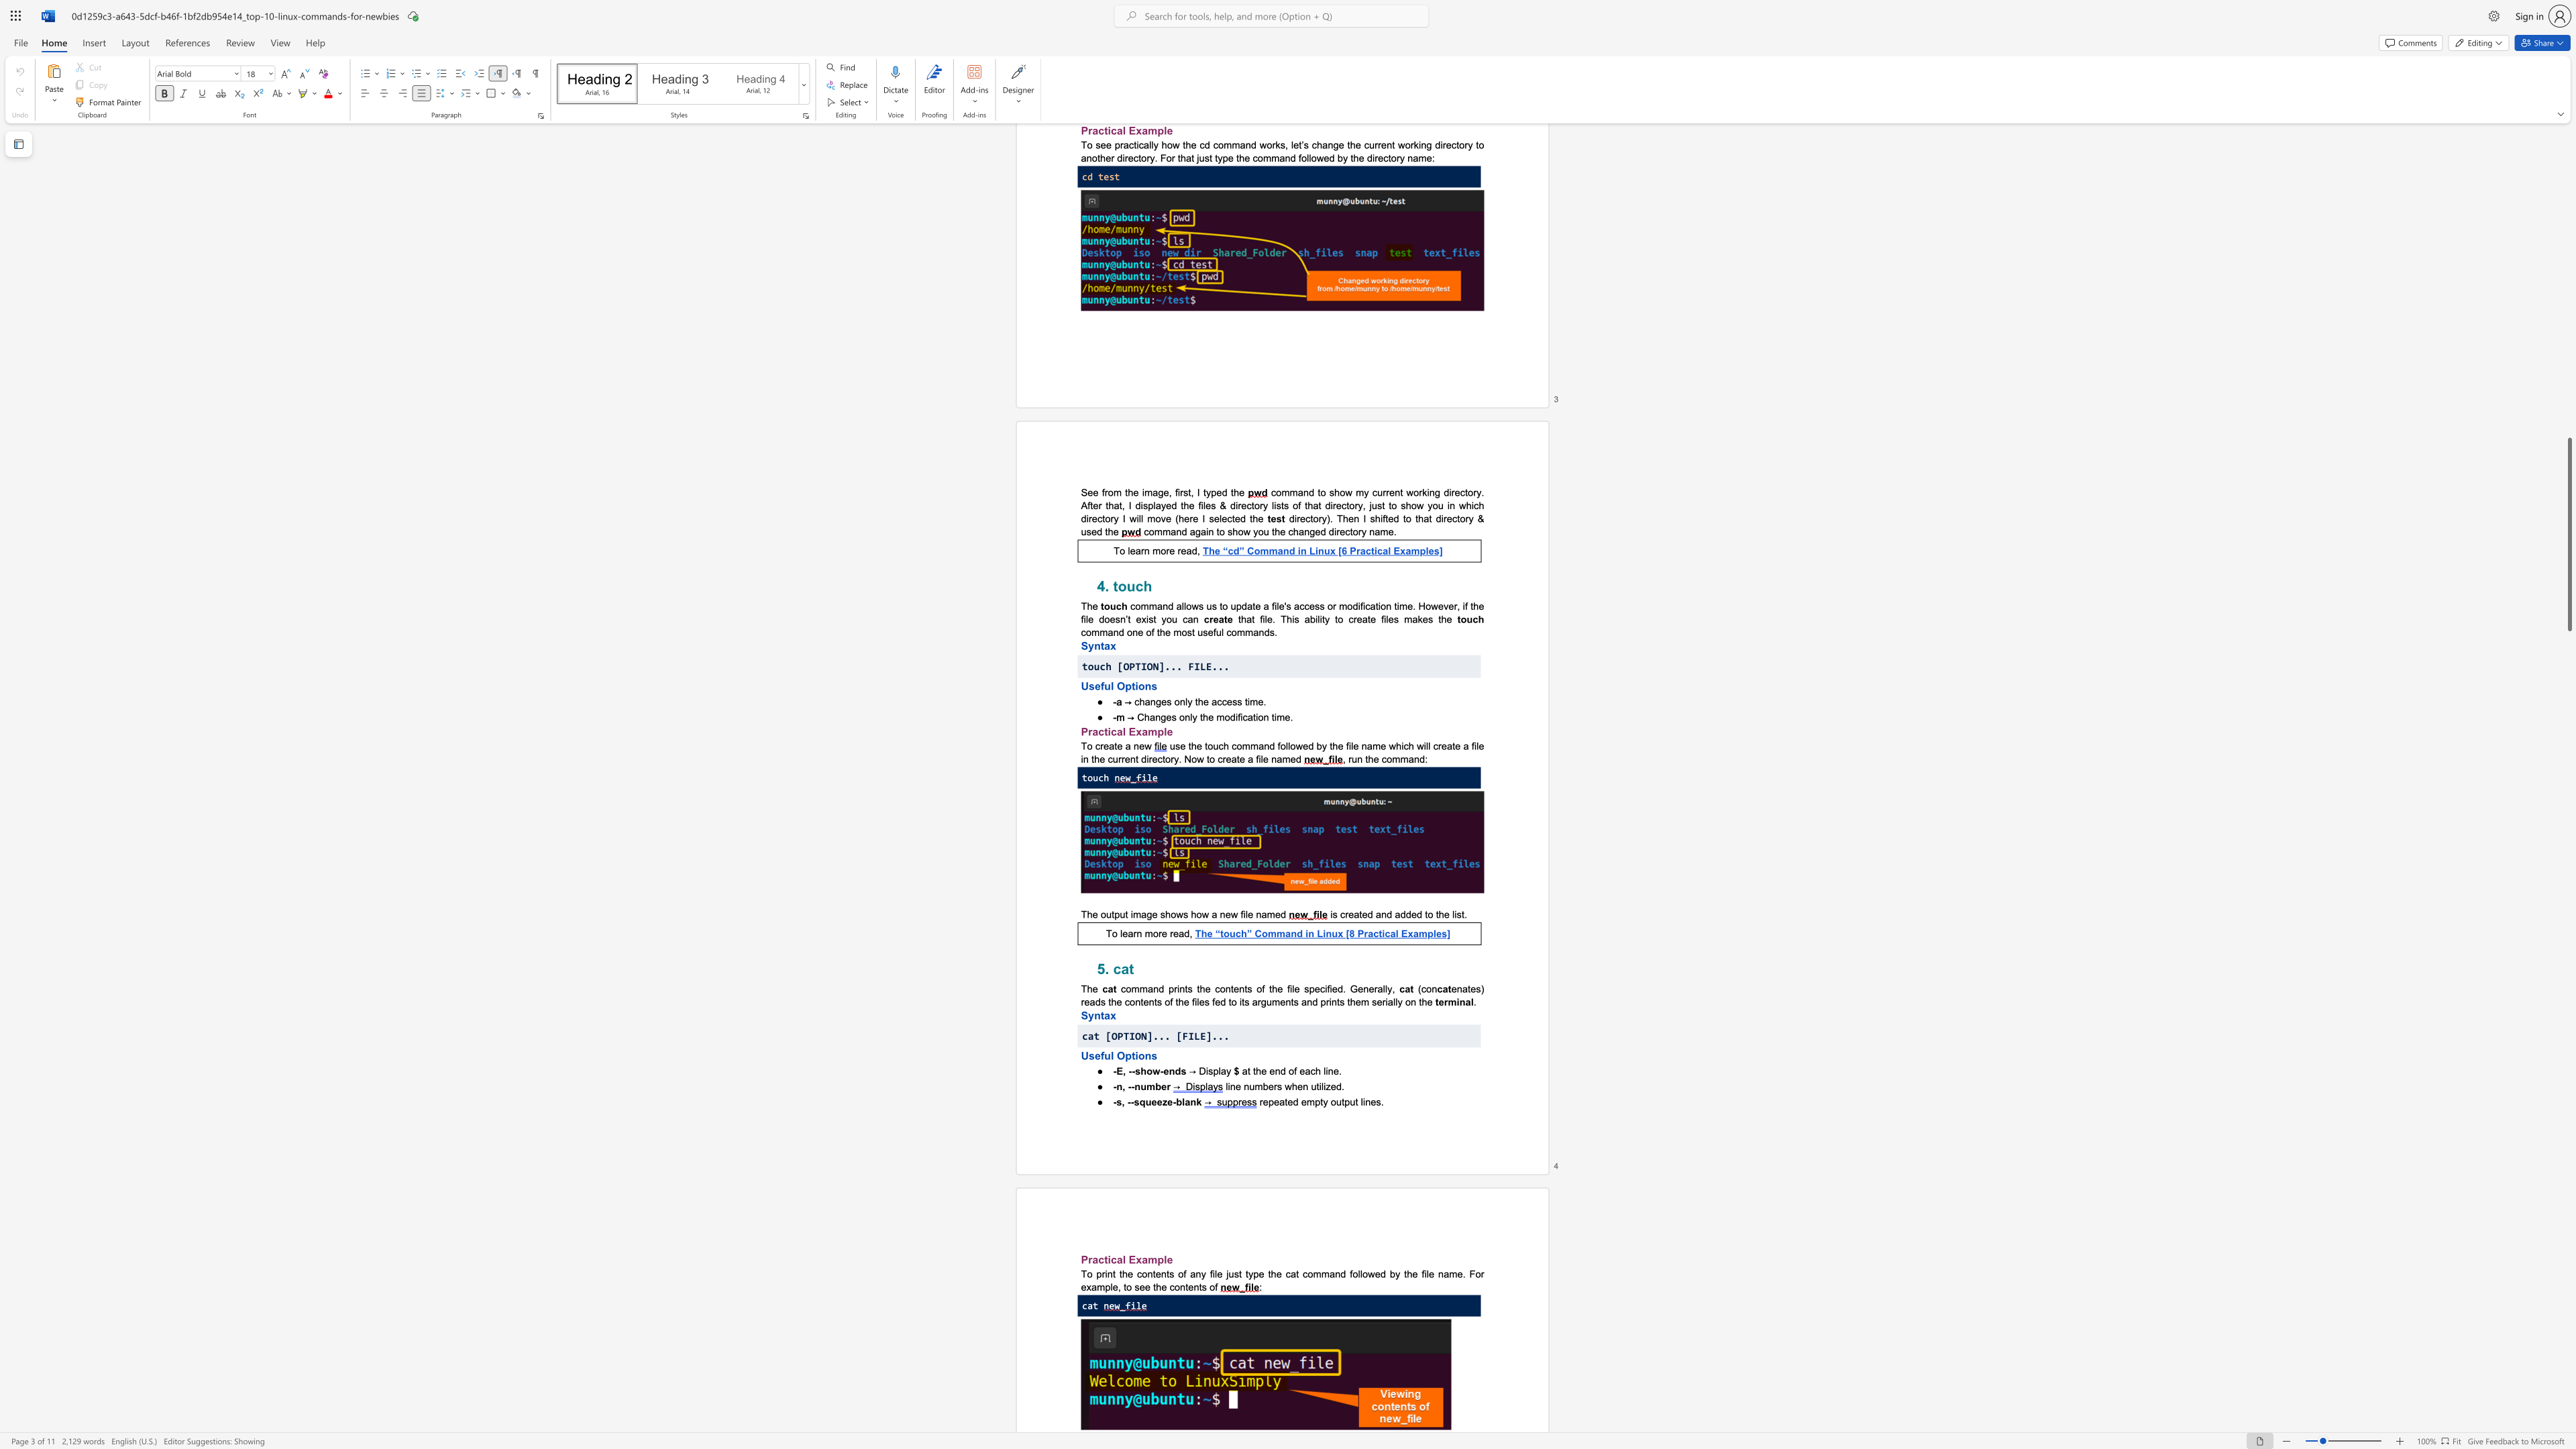 Image resolution: width=2576 pixels, height=1449 pixels. I want to click on the 4th character "-" in the text, so click(1173, 1100).